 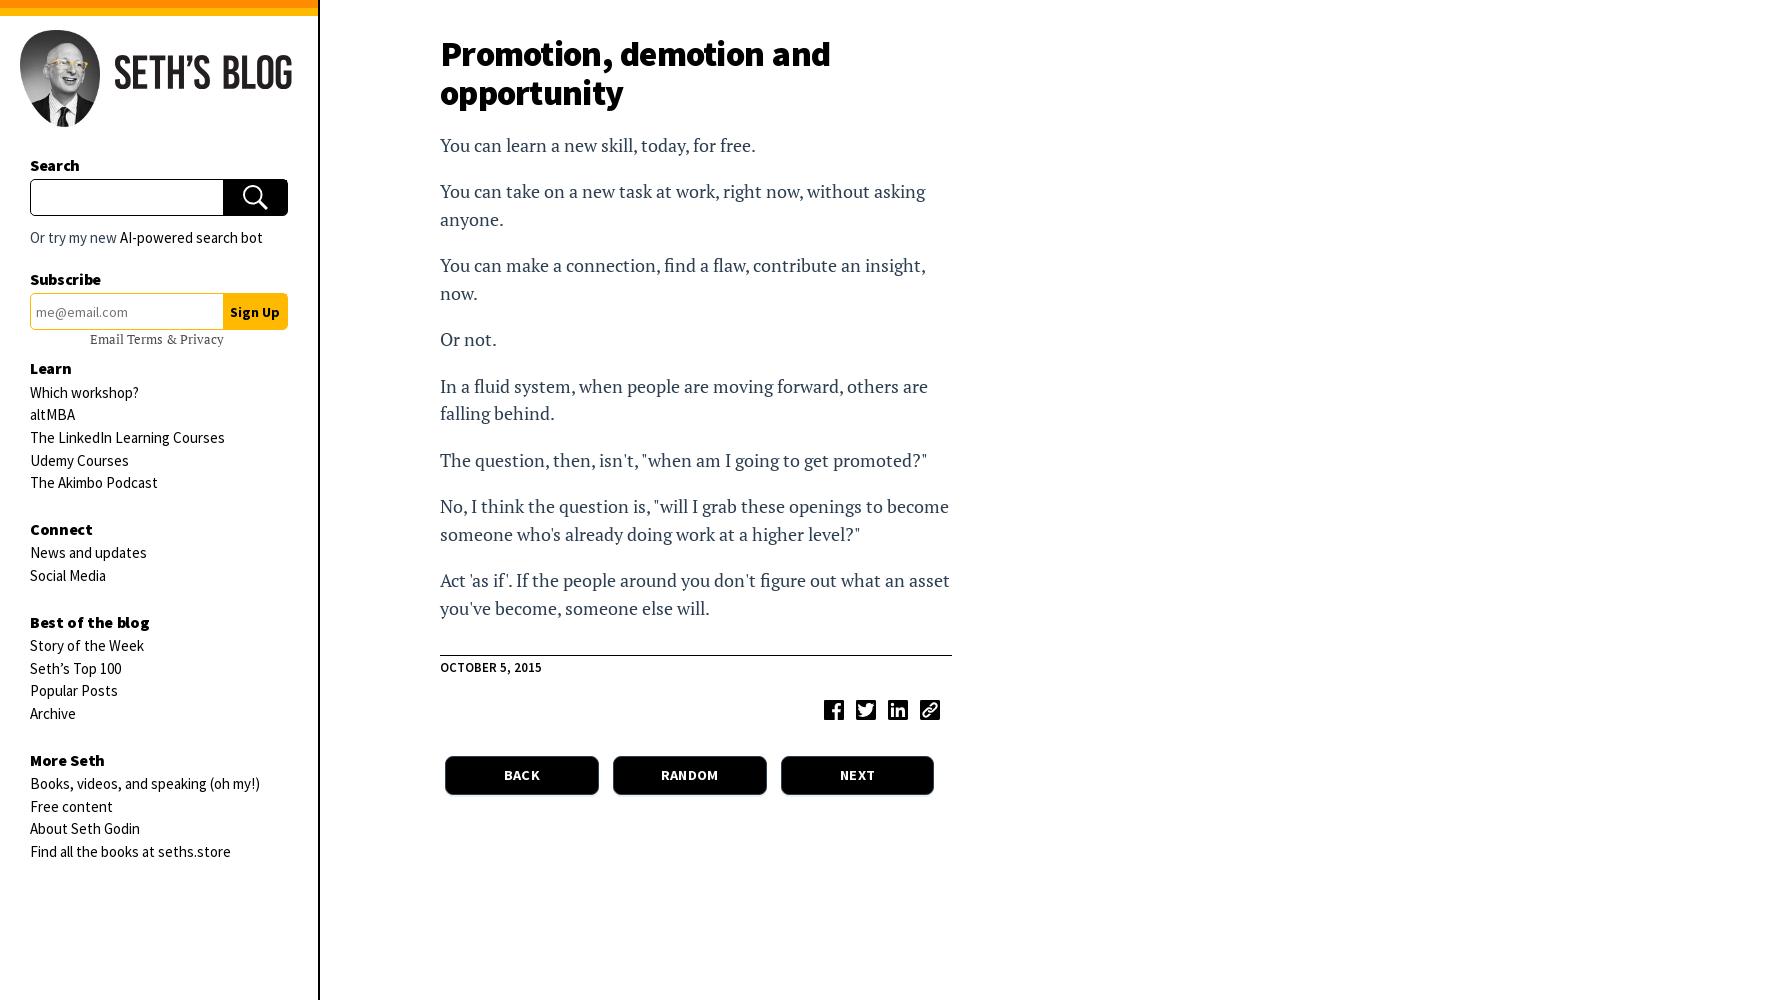 I want to click on 'Or not.', so click(x=439, y=338).